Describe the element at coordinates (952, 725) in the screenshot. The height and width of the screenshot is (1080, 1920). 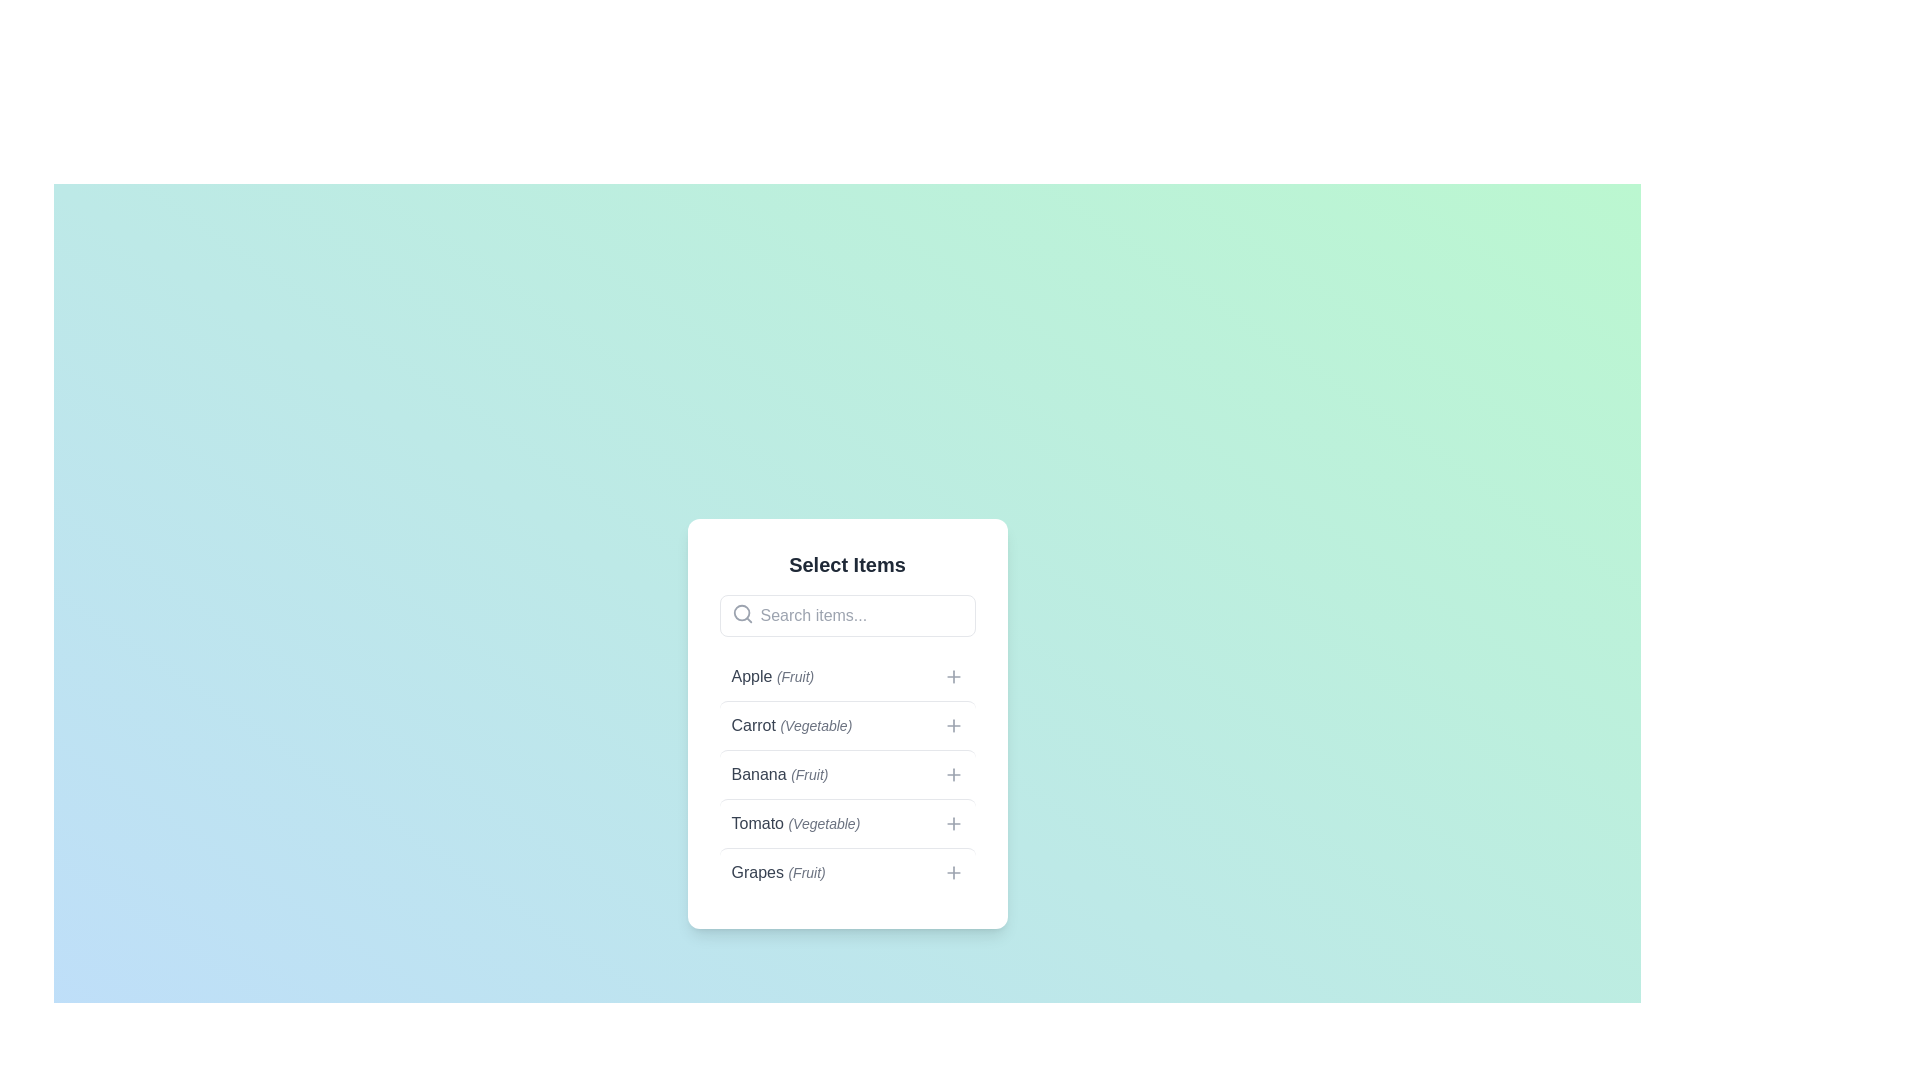
I see `the plus icon button for 'Carrot (Vegetable)'` at that location.